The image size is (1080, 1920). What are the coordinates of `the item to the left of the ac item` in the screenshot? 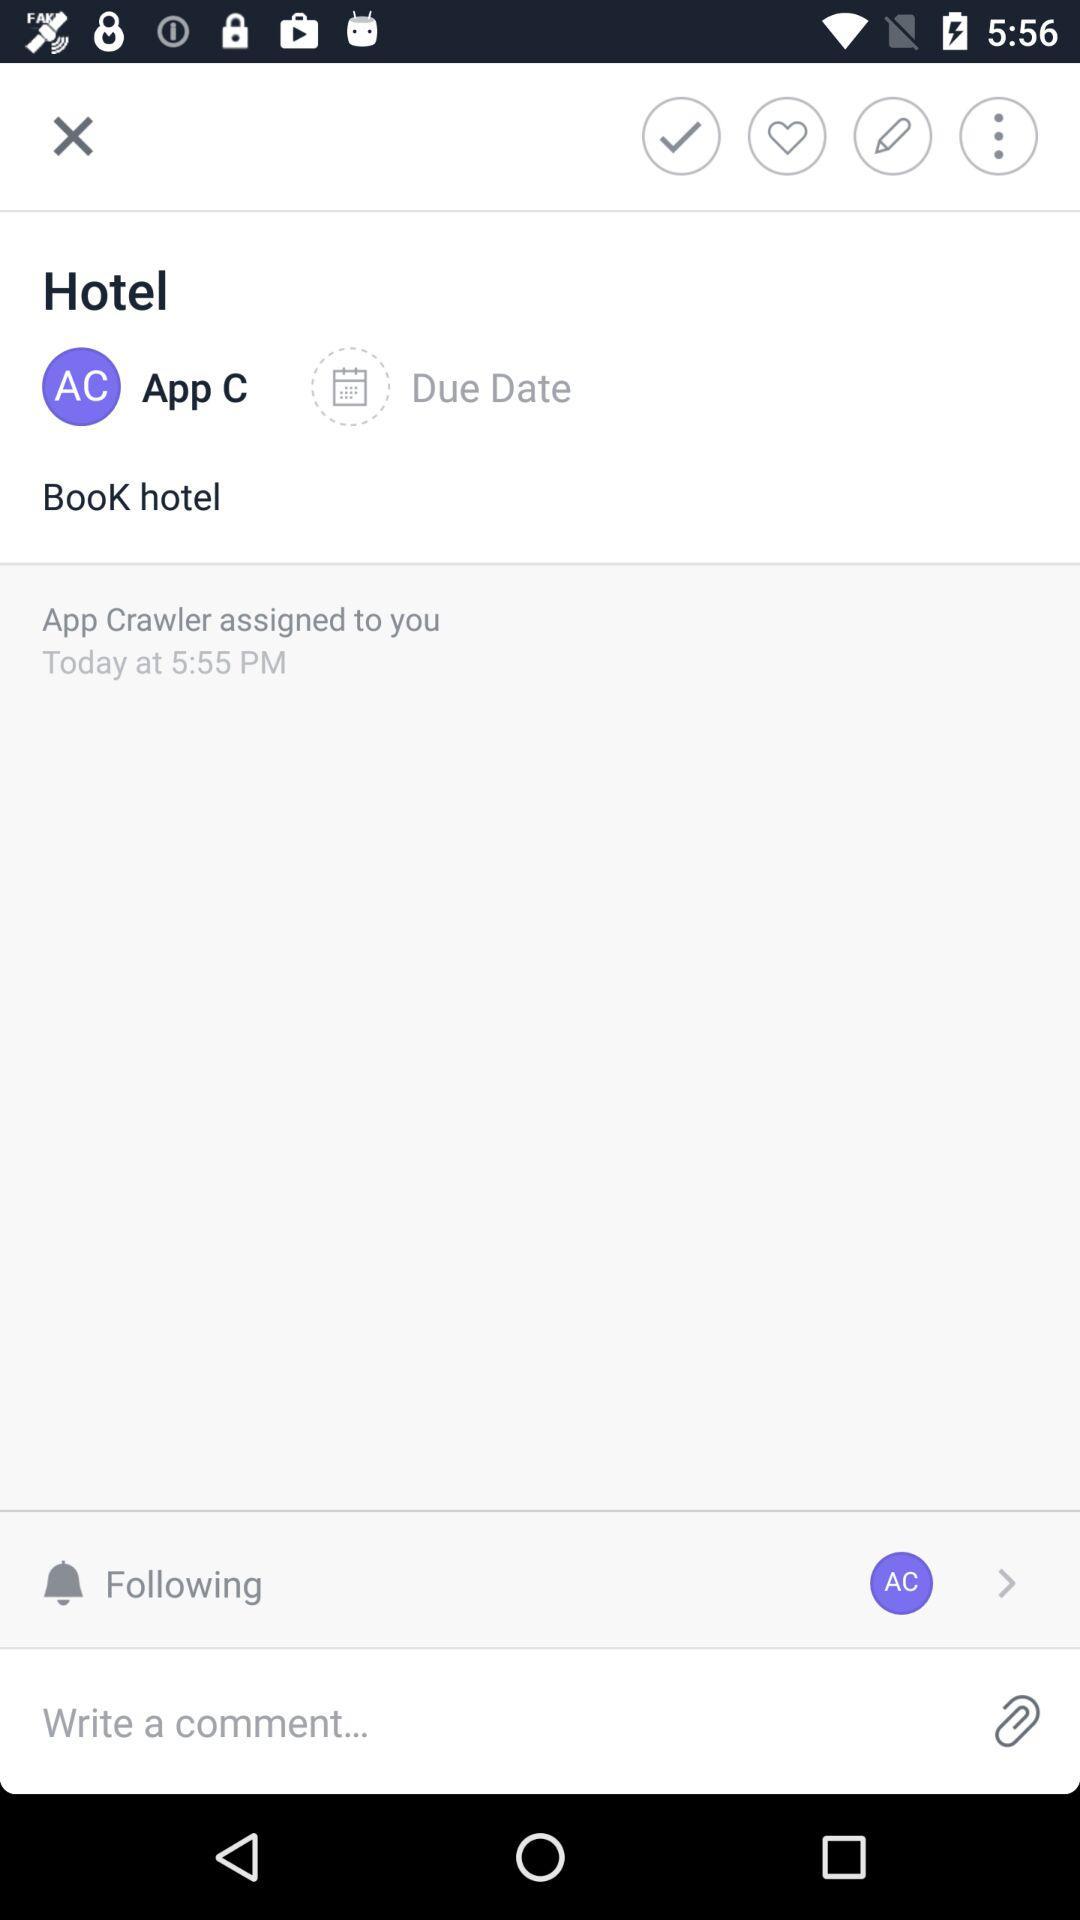 It's located at (161, 1582).